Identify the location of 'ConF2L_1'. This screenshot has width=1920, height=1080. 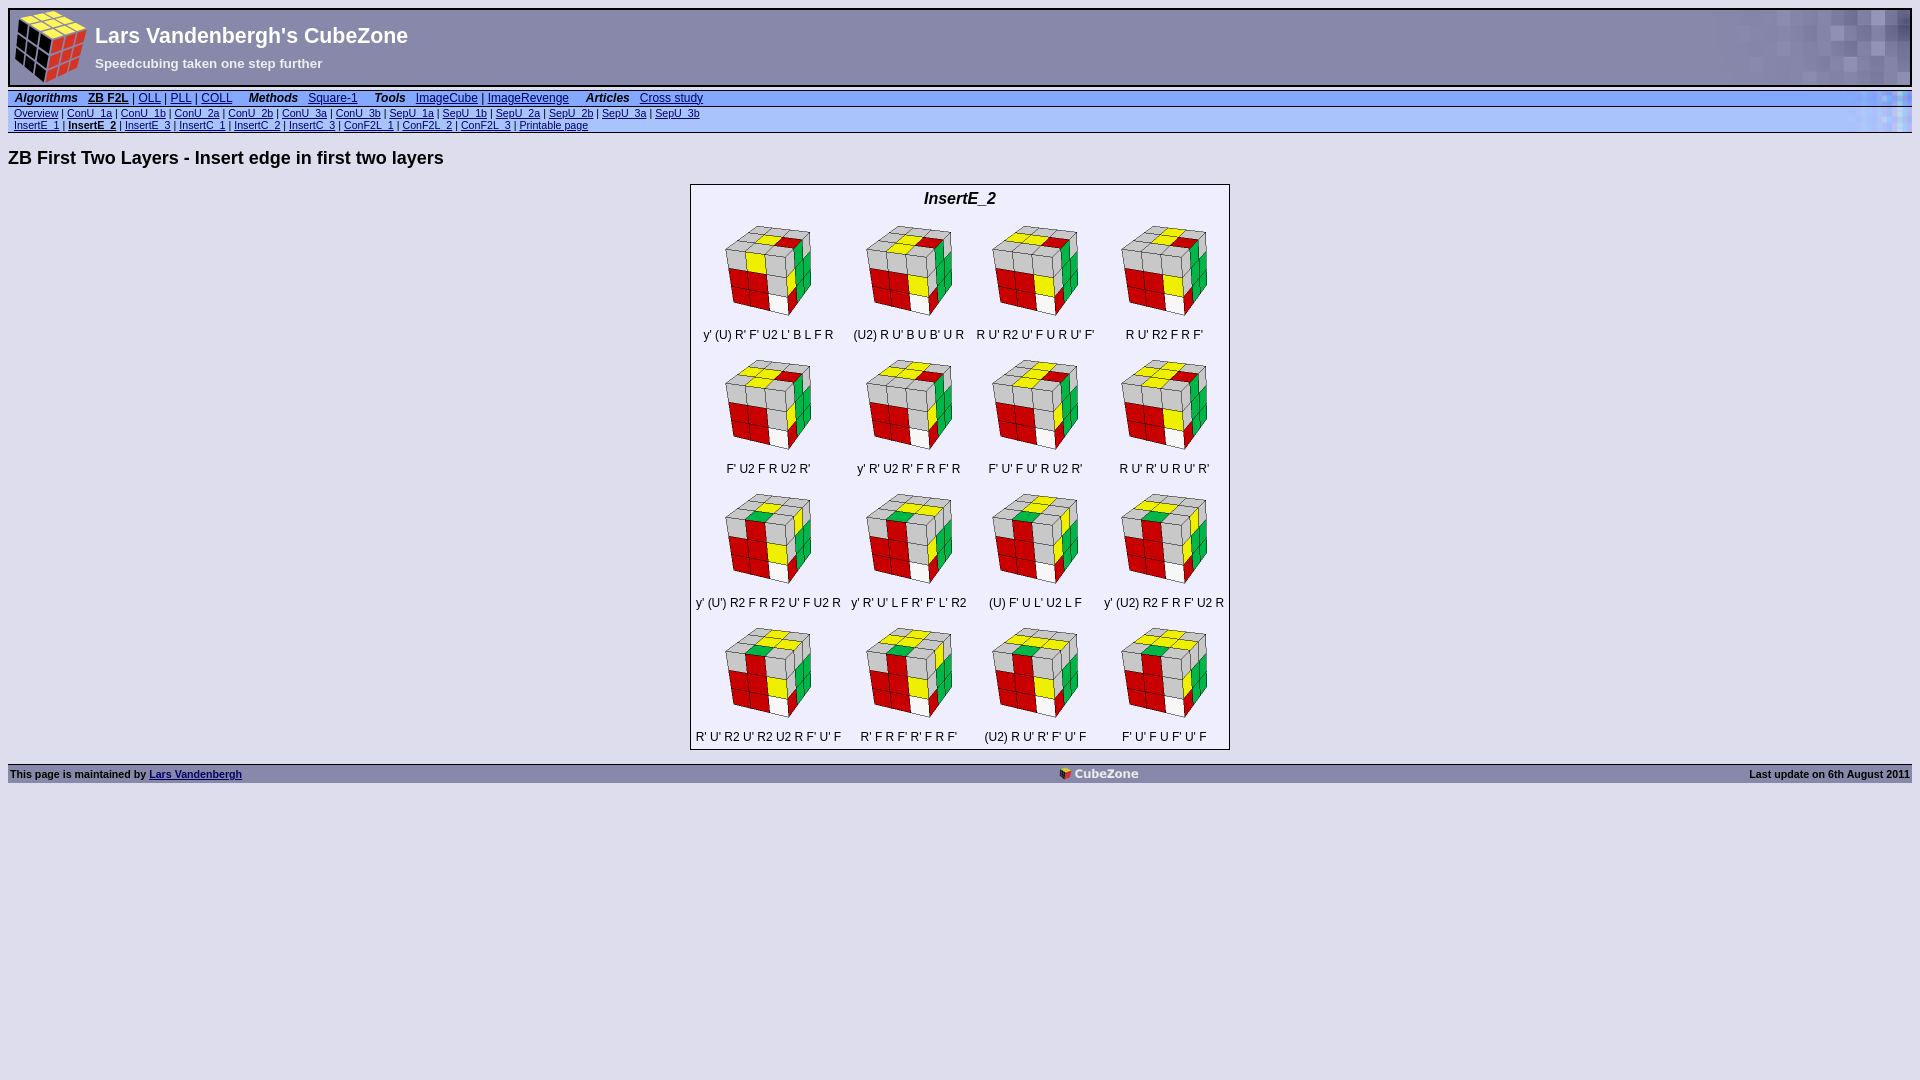
(369, 124).